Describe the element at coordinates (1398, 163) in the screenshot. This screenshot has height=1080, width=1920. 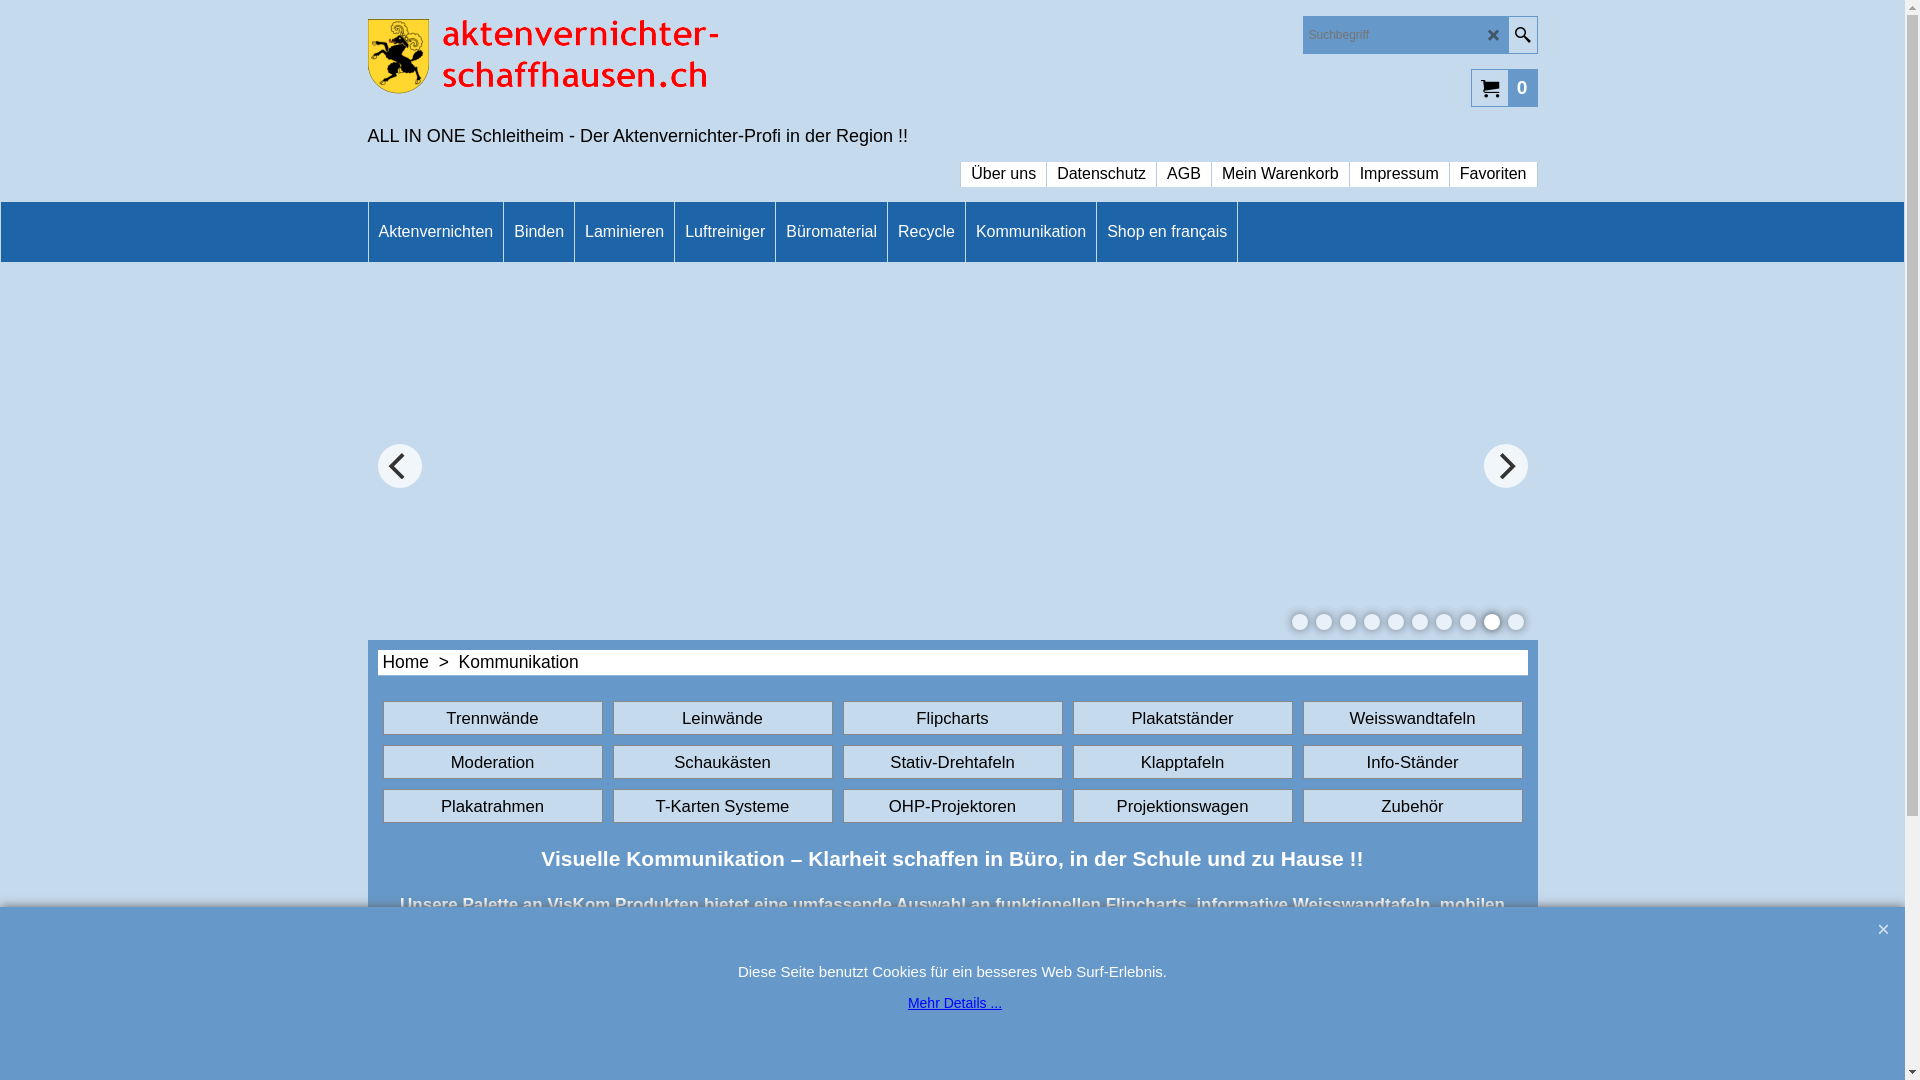
I see `'Impressum'` at that location.